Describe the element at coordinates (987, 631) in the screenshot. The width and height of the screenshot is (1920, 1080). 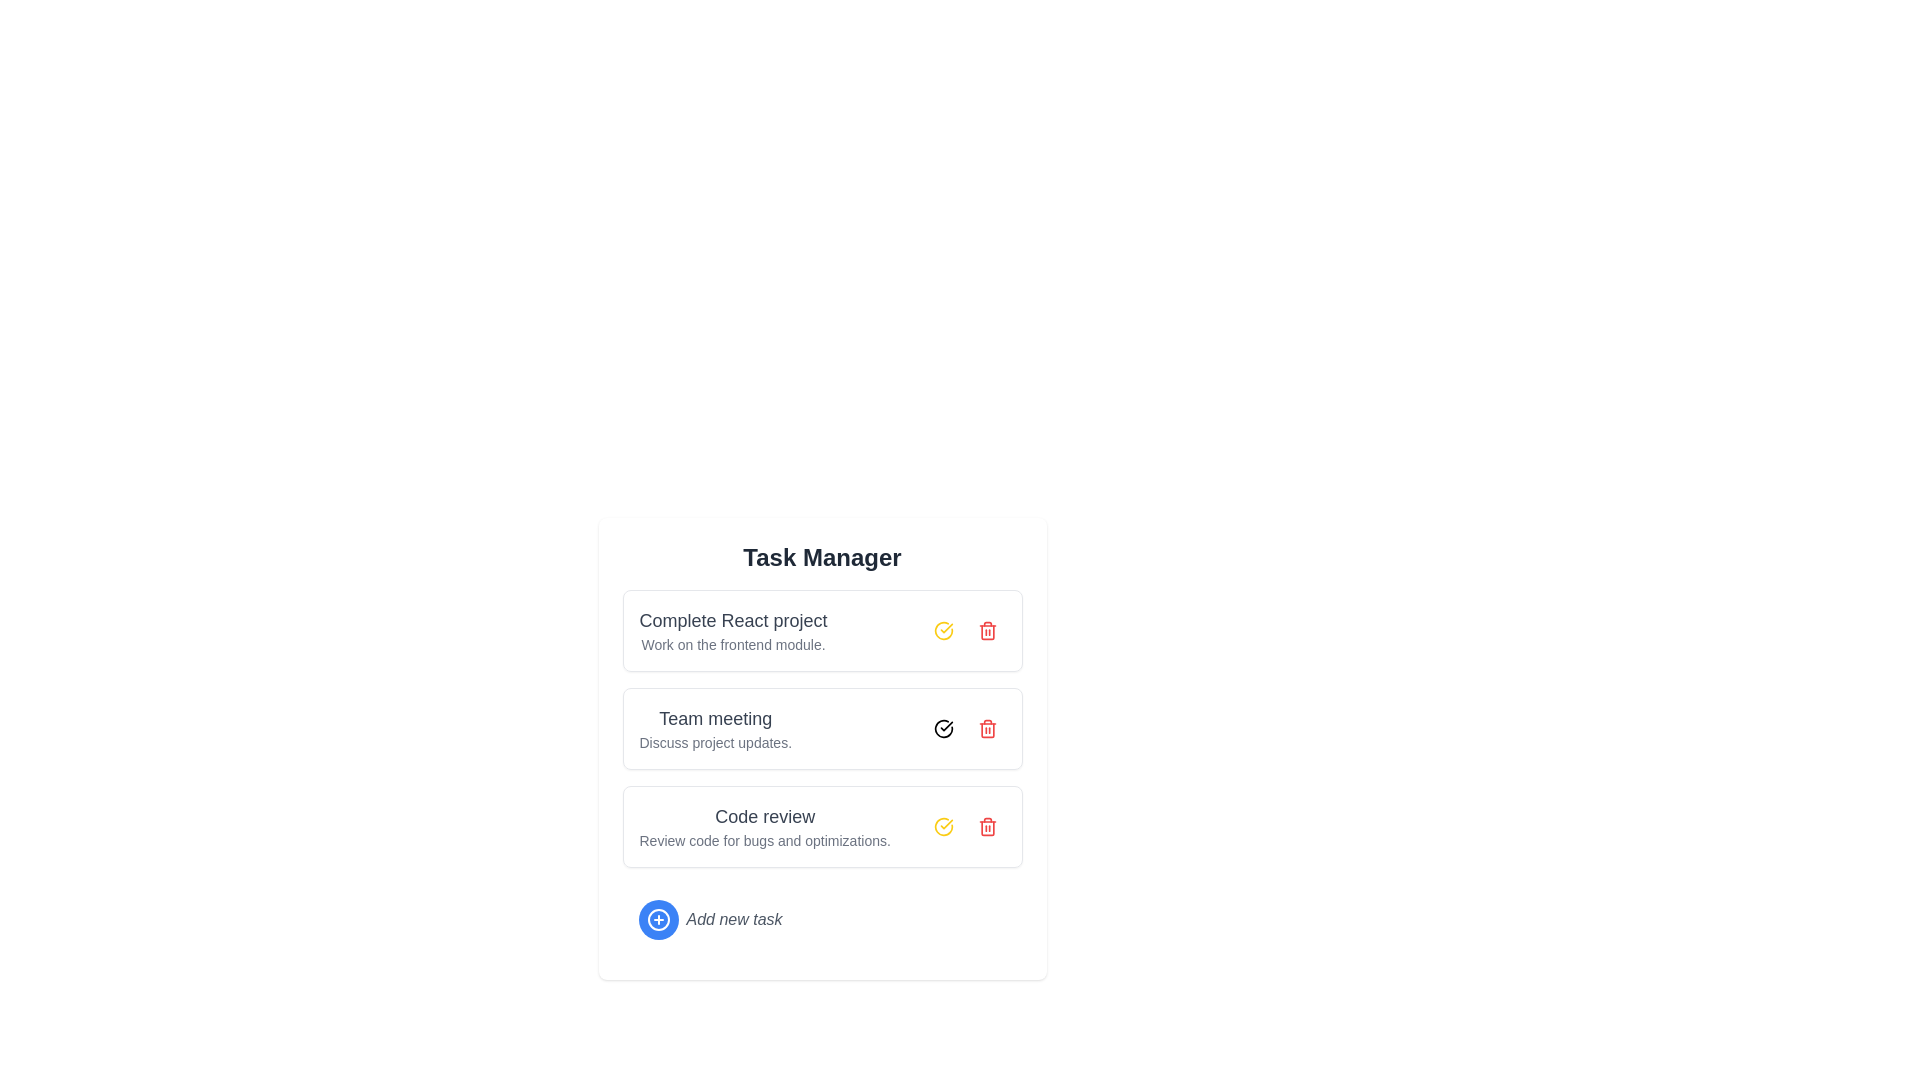
I see `the first trash icon button located on the right-hand side of the 'Complete React project' task entry` at that location.